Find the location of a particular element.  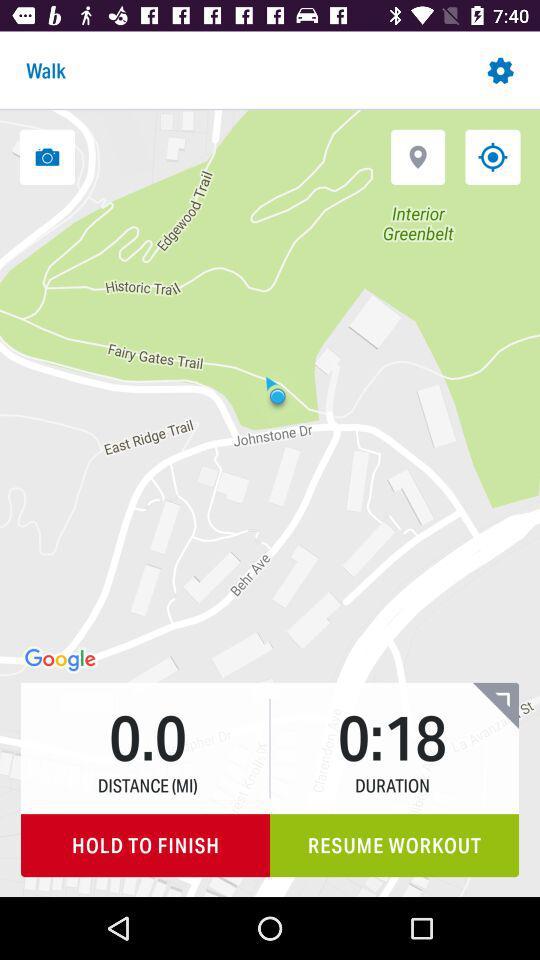

icon next to resume workout icon is located at coordinates (144, 844).